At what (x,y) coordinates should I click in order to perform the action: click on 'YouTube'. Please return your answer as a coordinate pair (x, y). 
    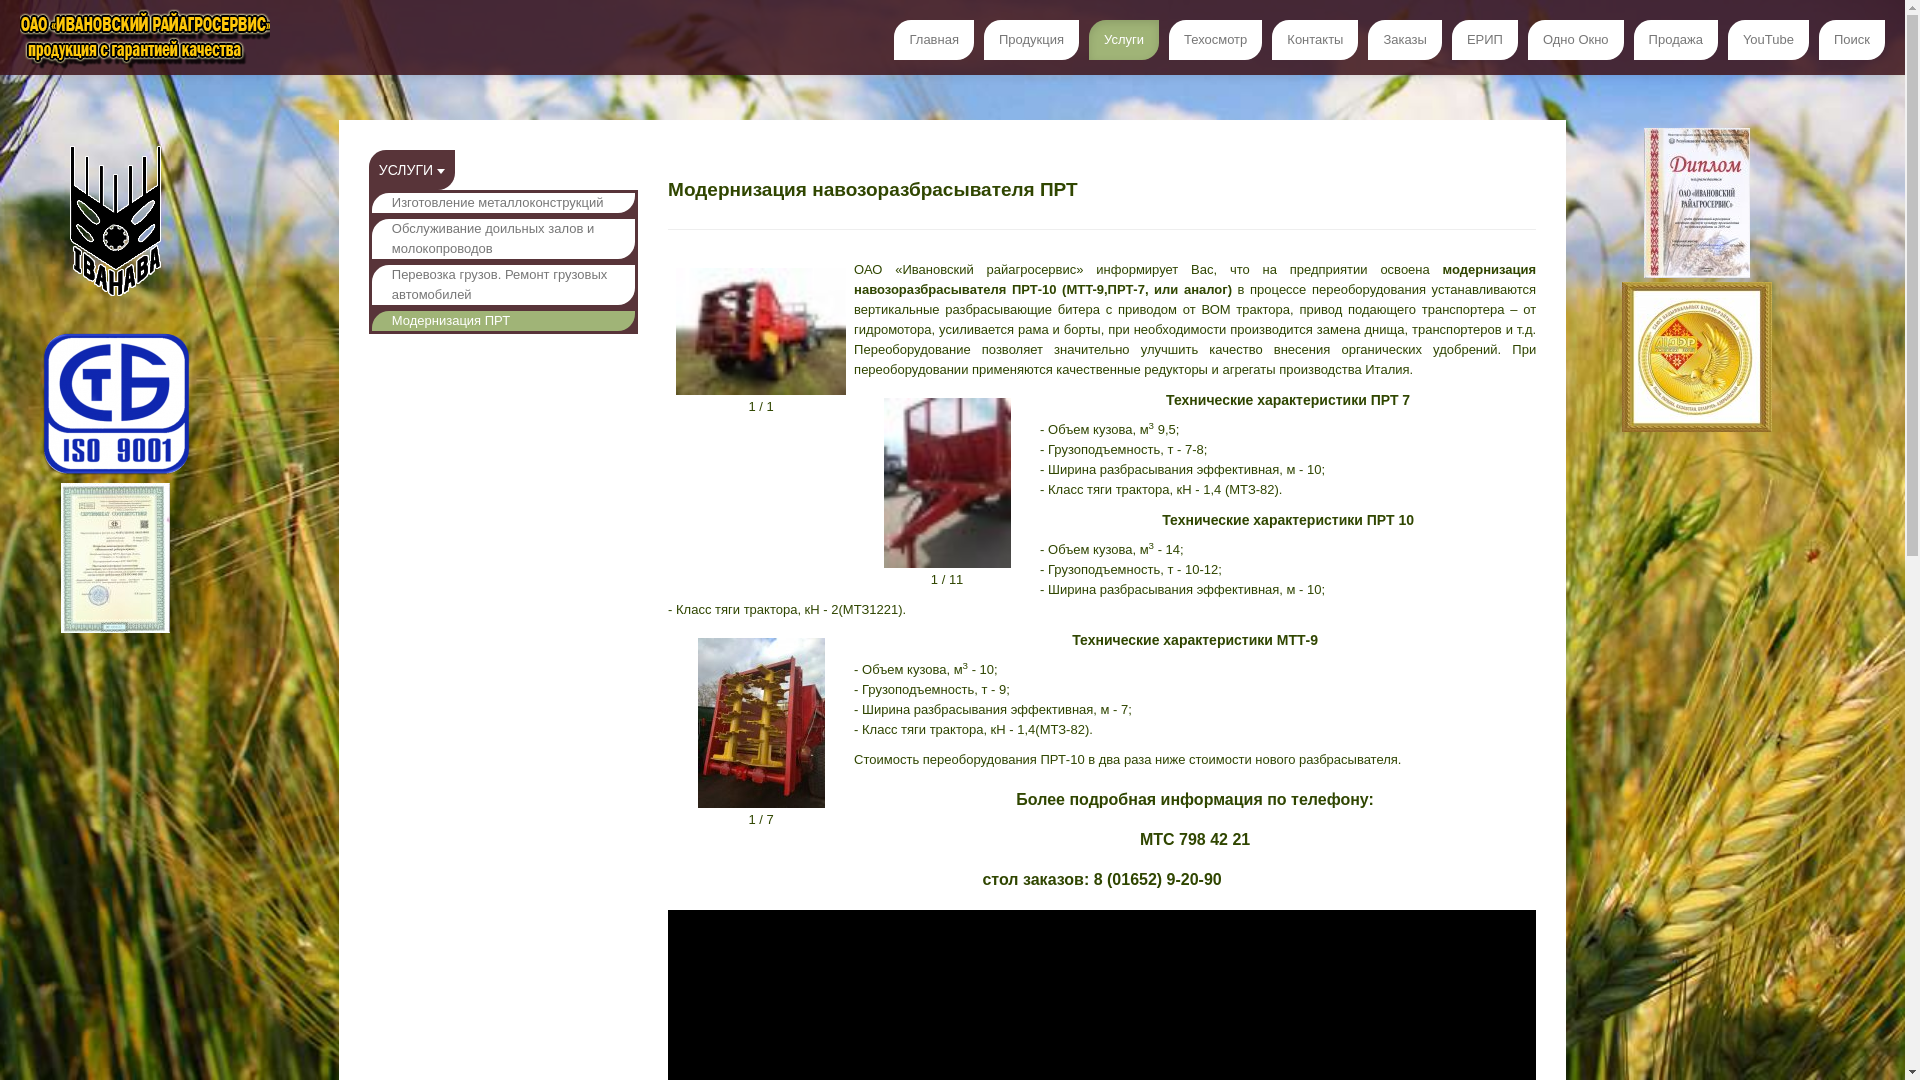
    Looking at the image, I should click on (1768, 39).